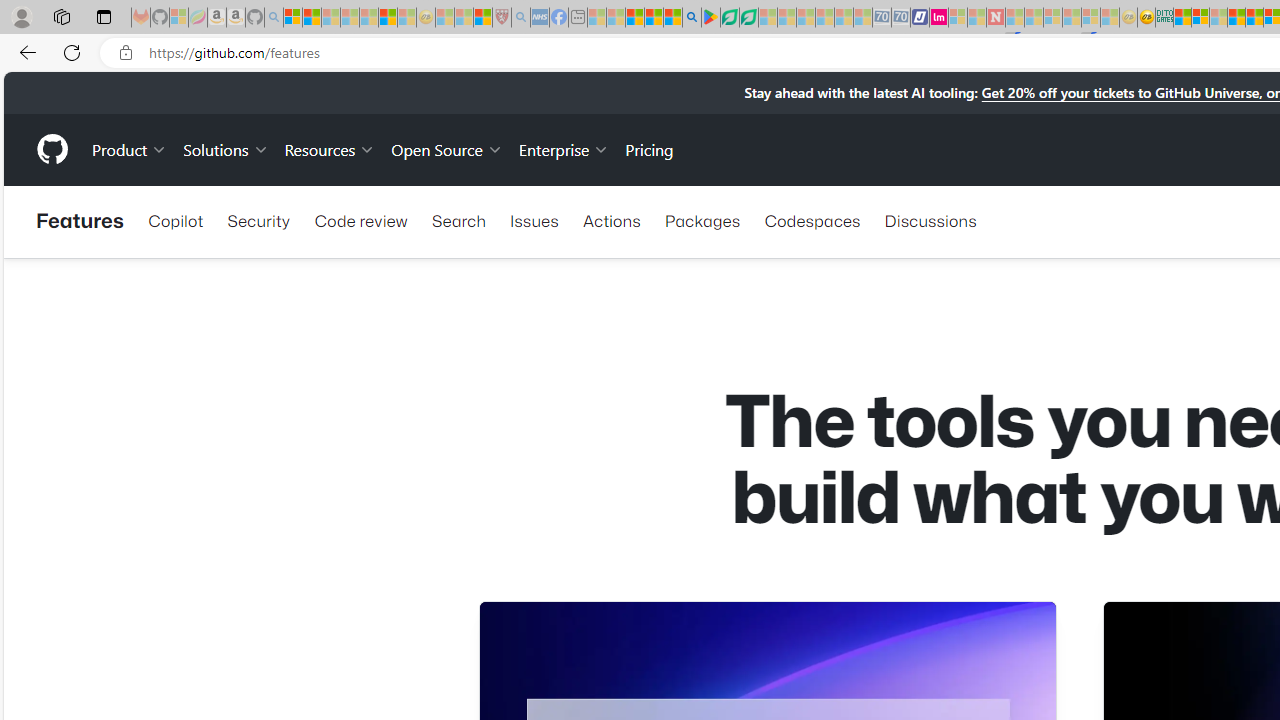 Image resolution: width=1280 pixels, height=720 pixels. Describe the element at coordinates (225, 148) in the screenshot. I see `'Solutions'` at that location.